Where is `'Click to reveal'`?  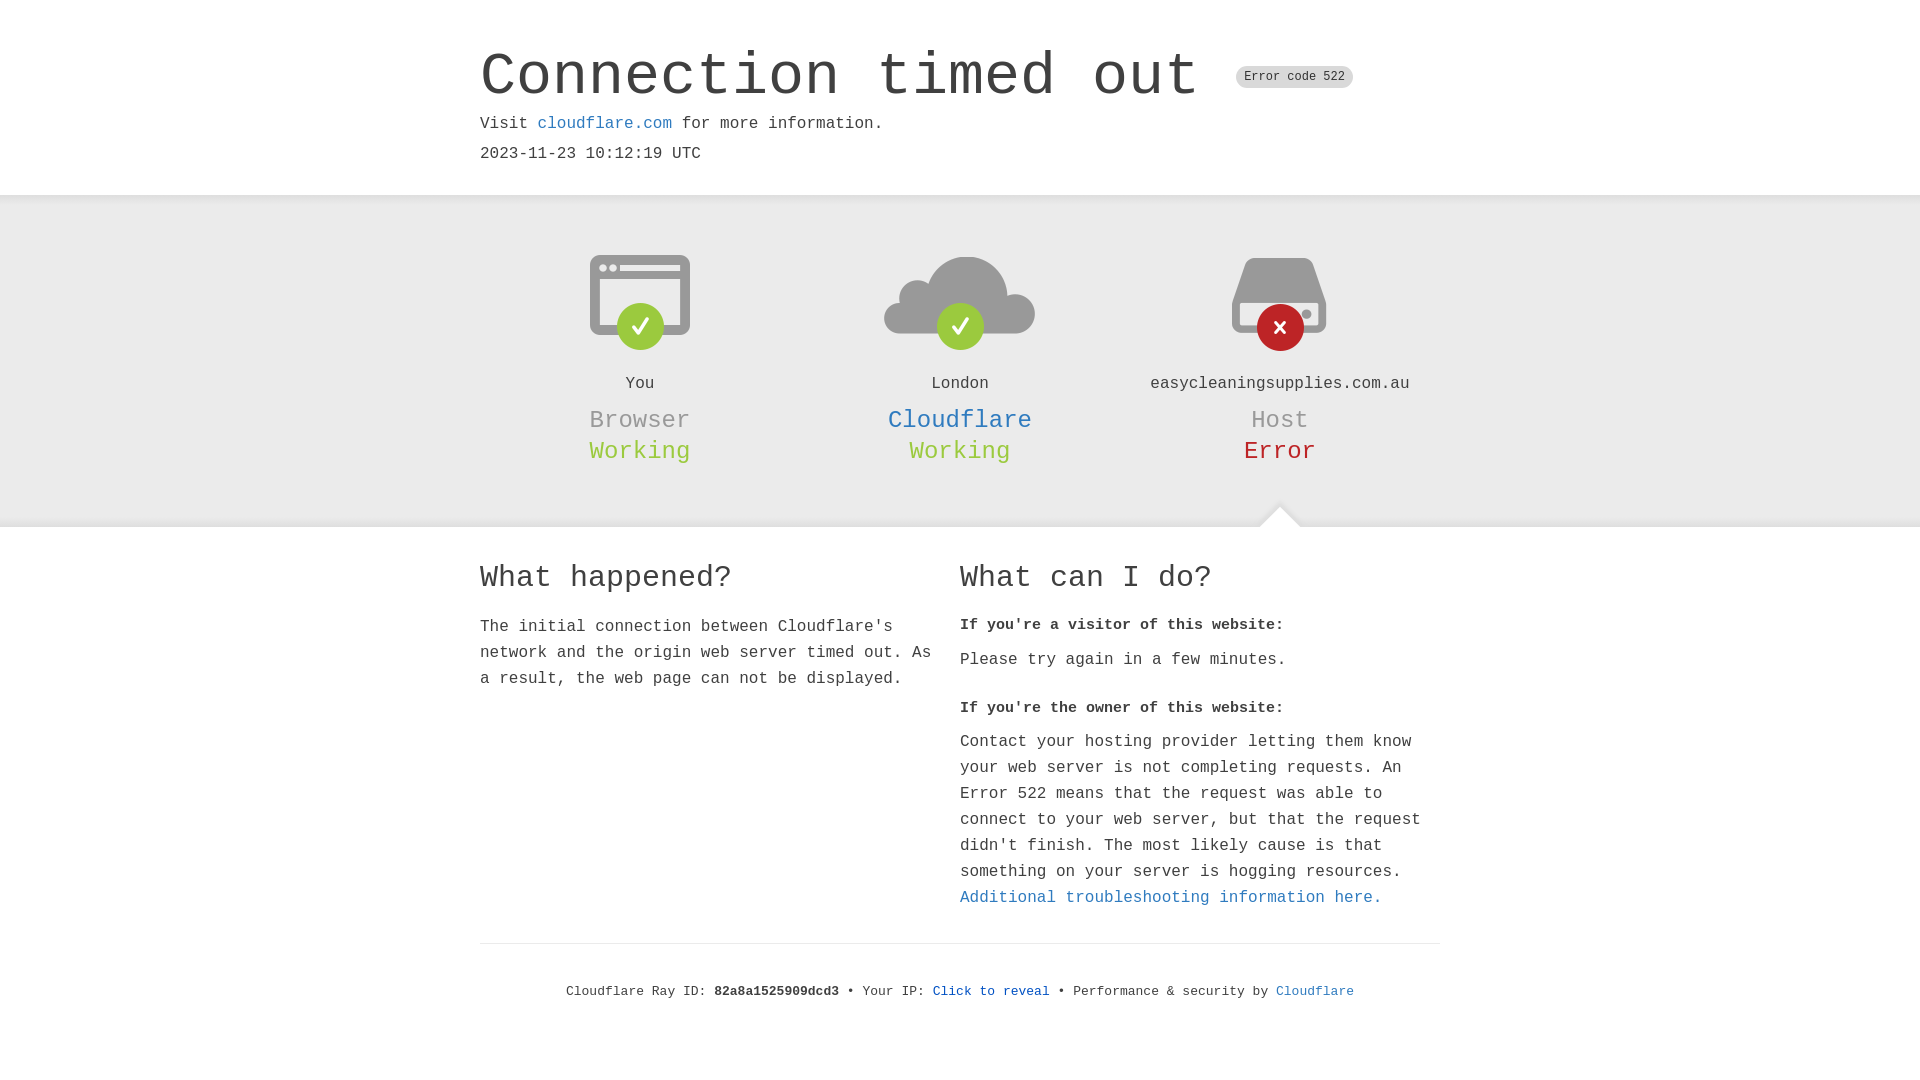 'Click to reveal' is located at coordinates (991, 991).